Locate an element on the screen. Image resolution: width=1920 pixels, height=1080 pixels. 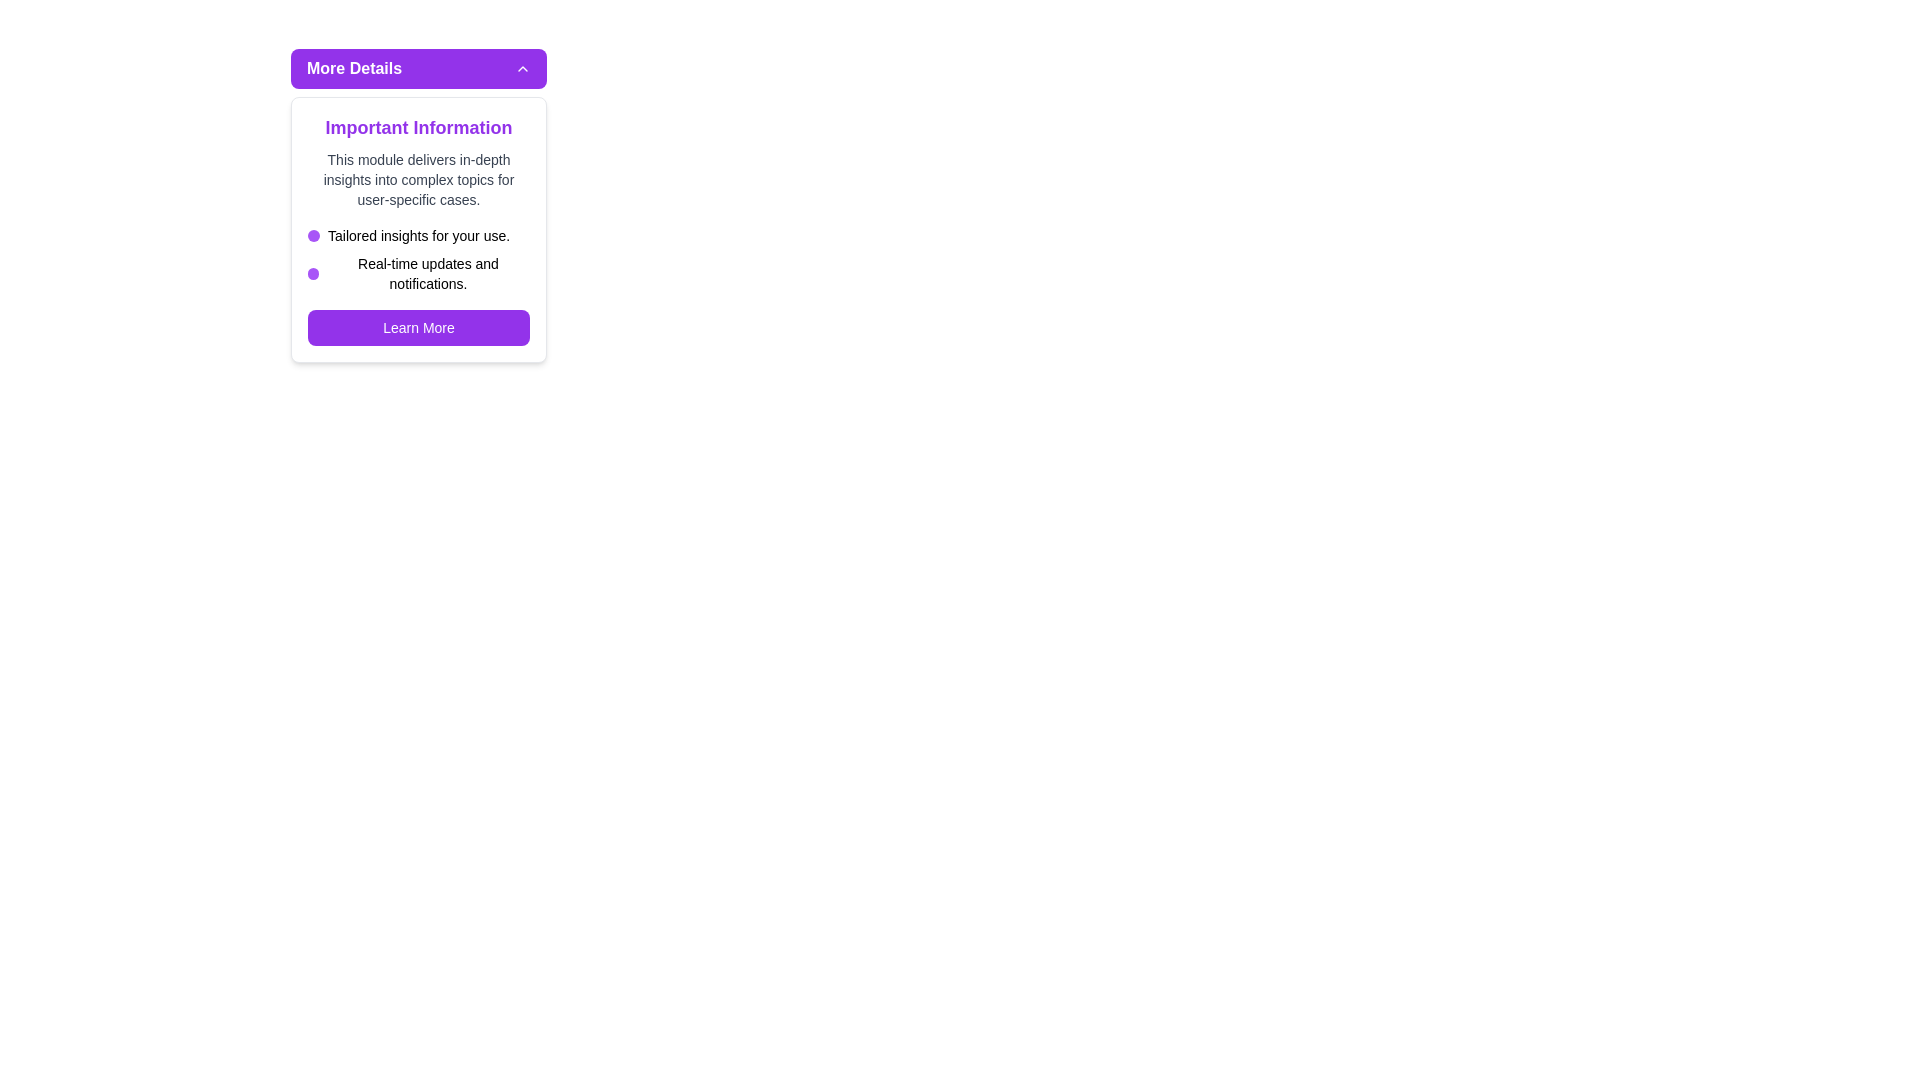
the interactive button located at the top of the compact informational panel is located at coordinates (417, 68).